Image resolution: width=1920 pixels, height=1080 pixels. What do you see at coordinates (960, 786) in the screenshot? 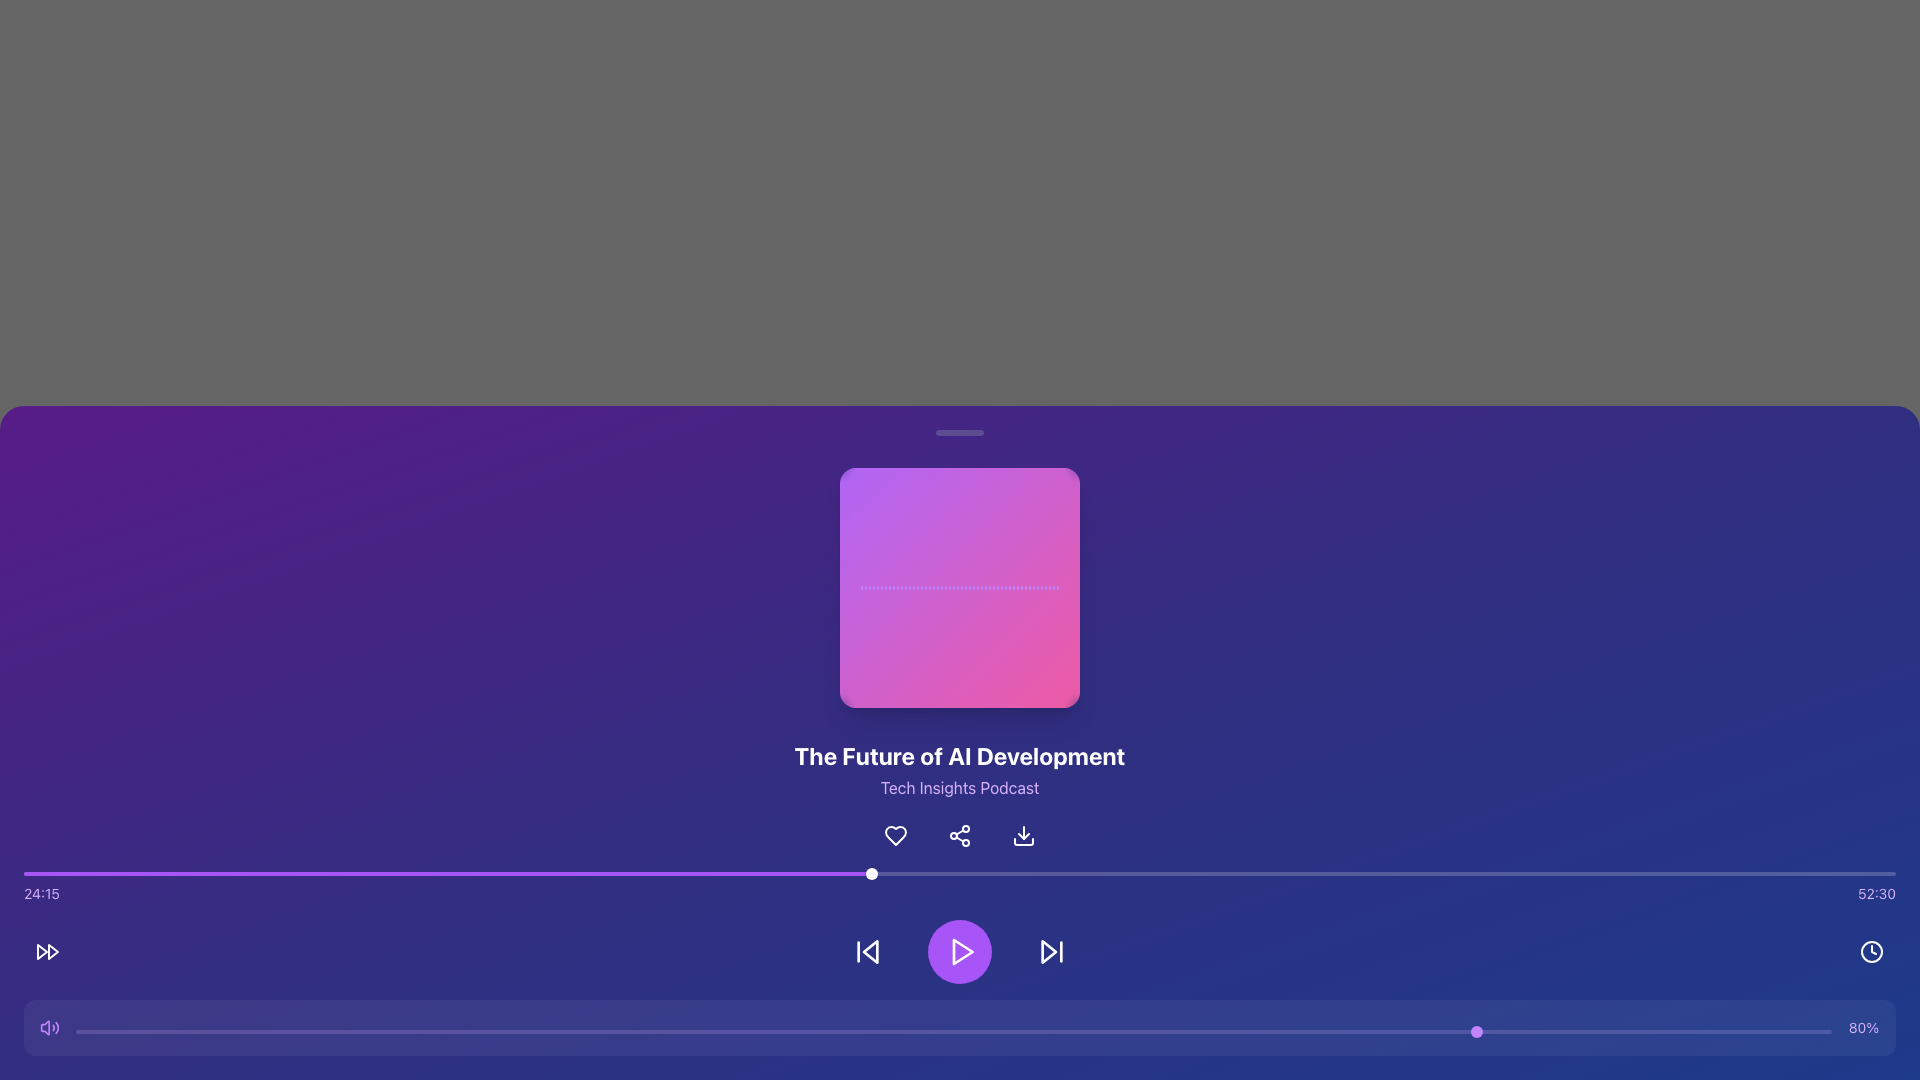
I see `text element displaying 'Tech Insights Podcast', which is styled in purple and located beneath 'The Future of AI Development'` at bounding box center [960, 786].